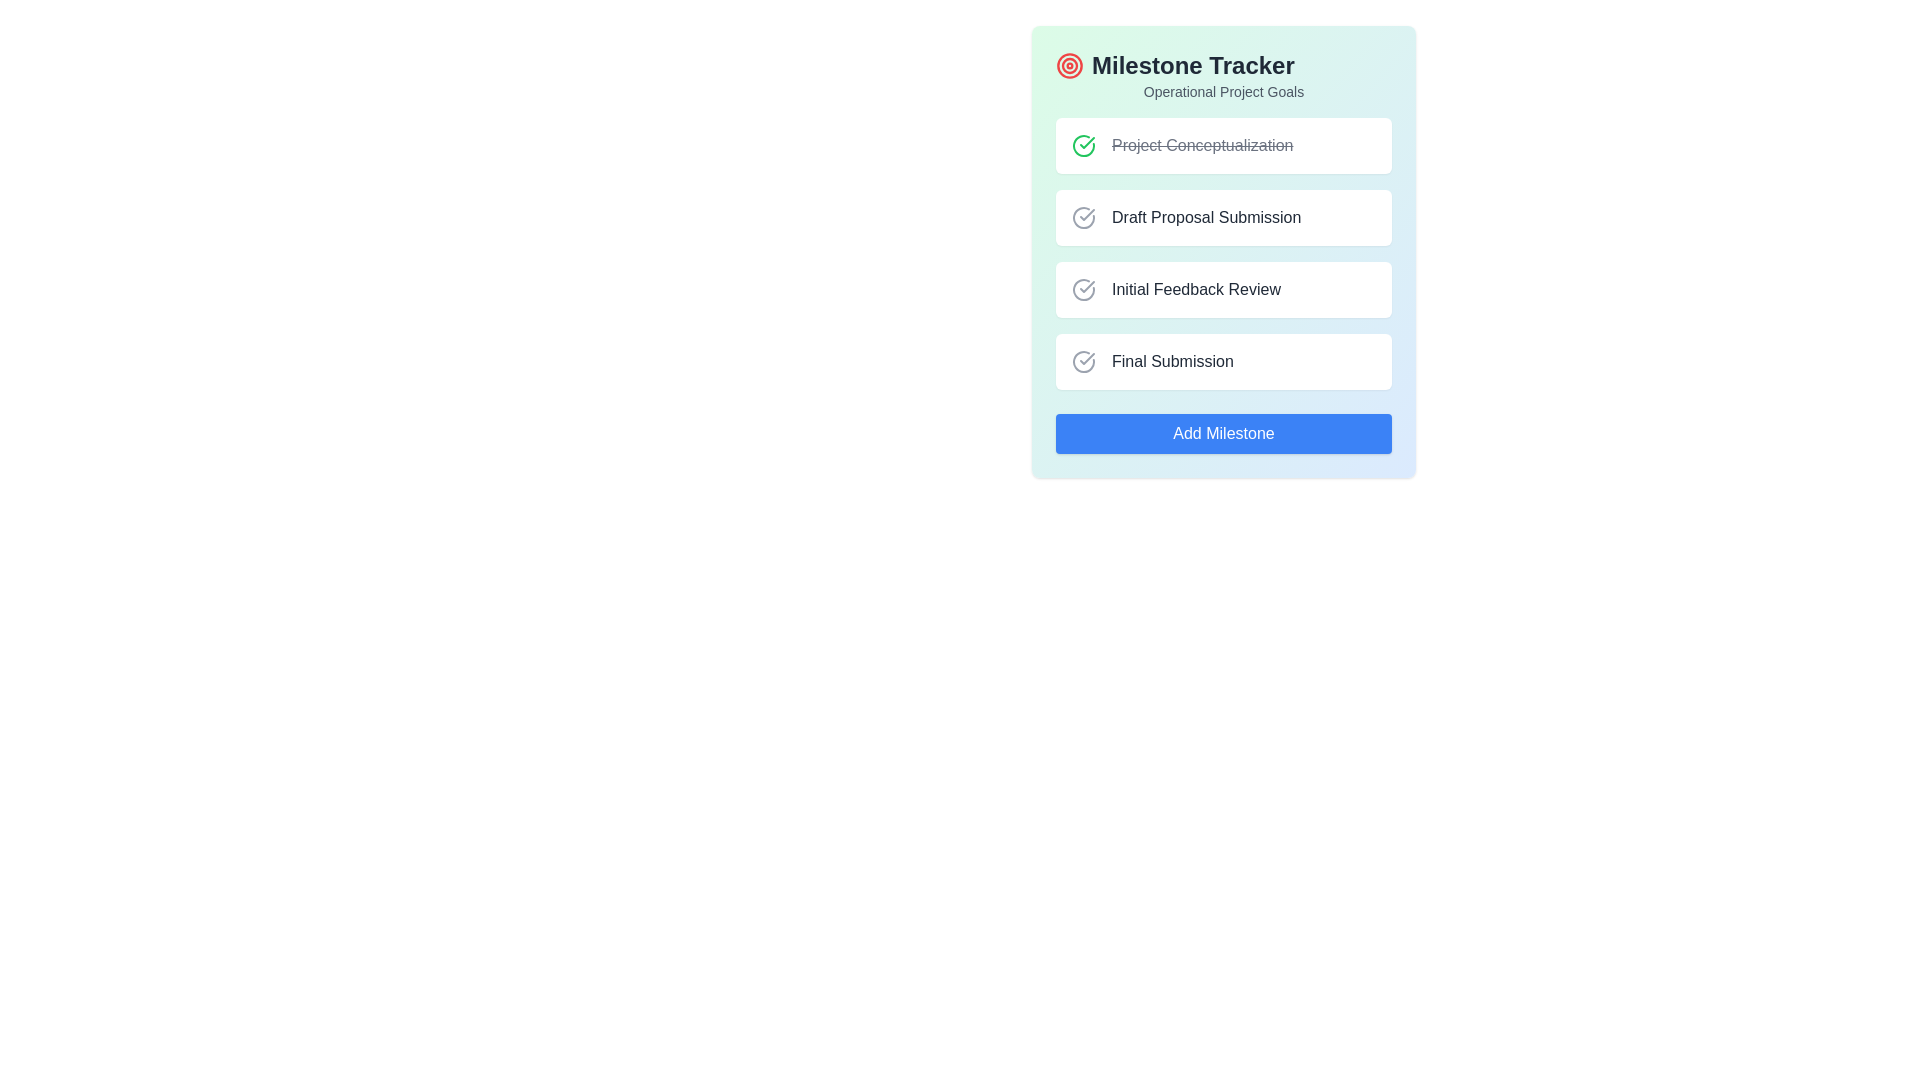  I want to click on the completion status of the text label reading 'Project Conceptualization' which is styled with a strikethrough line and positioned within a minimalist box layout, so click(1201, 145).